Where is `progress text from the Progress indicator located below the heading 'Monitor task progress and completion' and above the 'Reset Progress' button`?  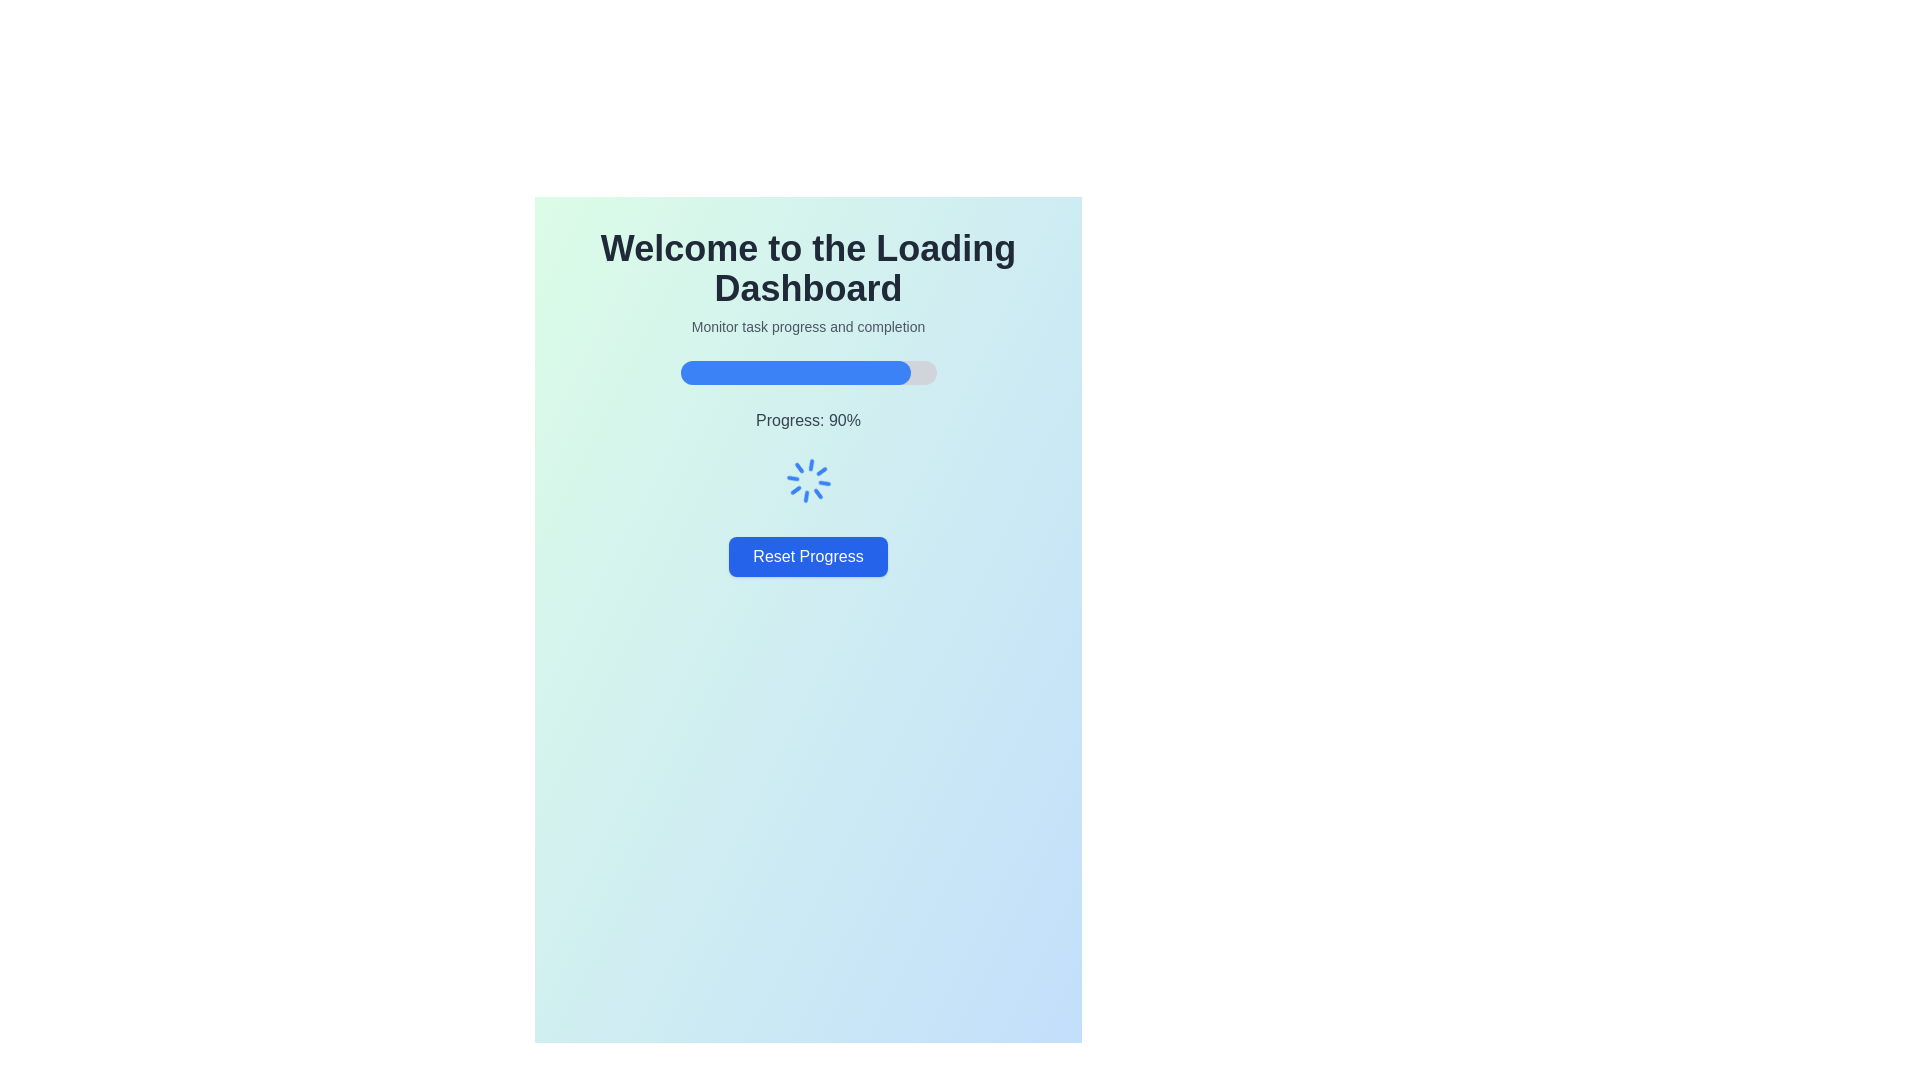 progress text from the Progress indicator located below the heading 'Monitor task progress and completion' and above the 'Reset Progress' button is located at coordinates (808, 431).